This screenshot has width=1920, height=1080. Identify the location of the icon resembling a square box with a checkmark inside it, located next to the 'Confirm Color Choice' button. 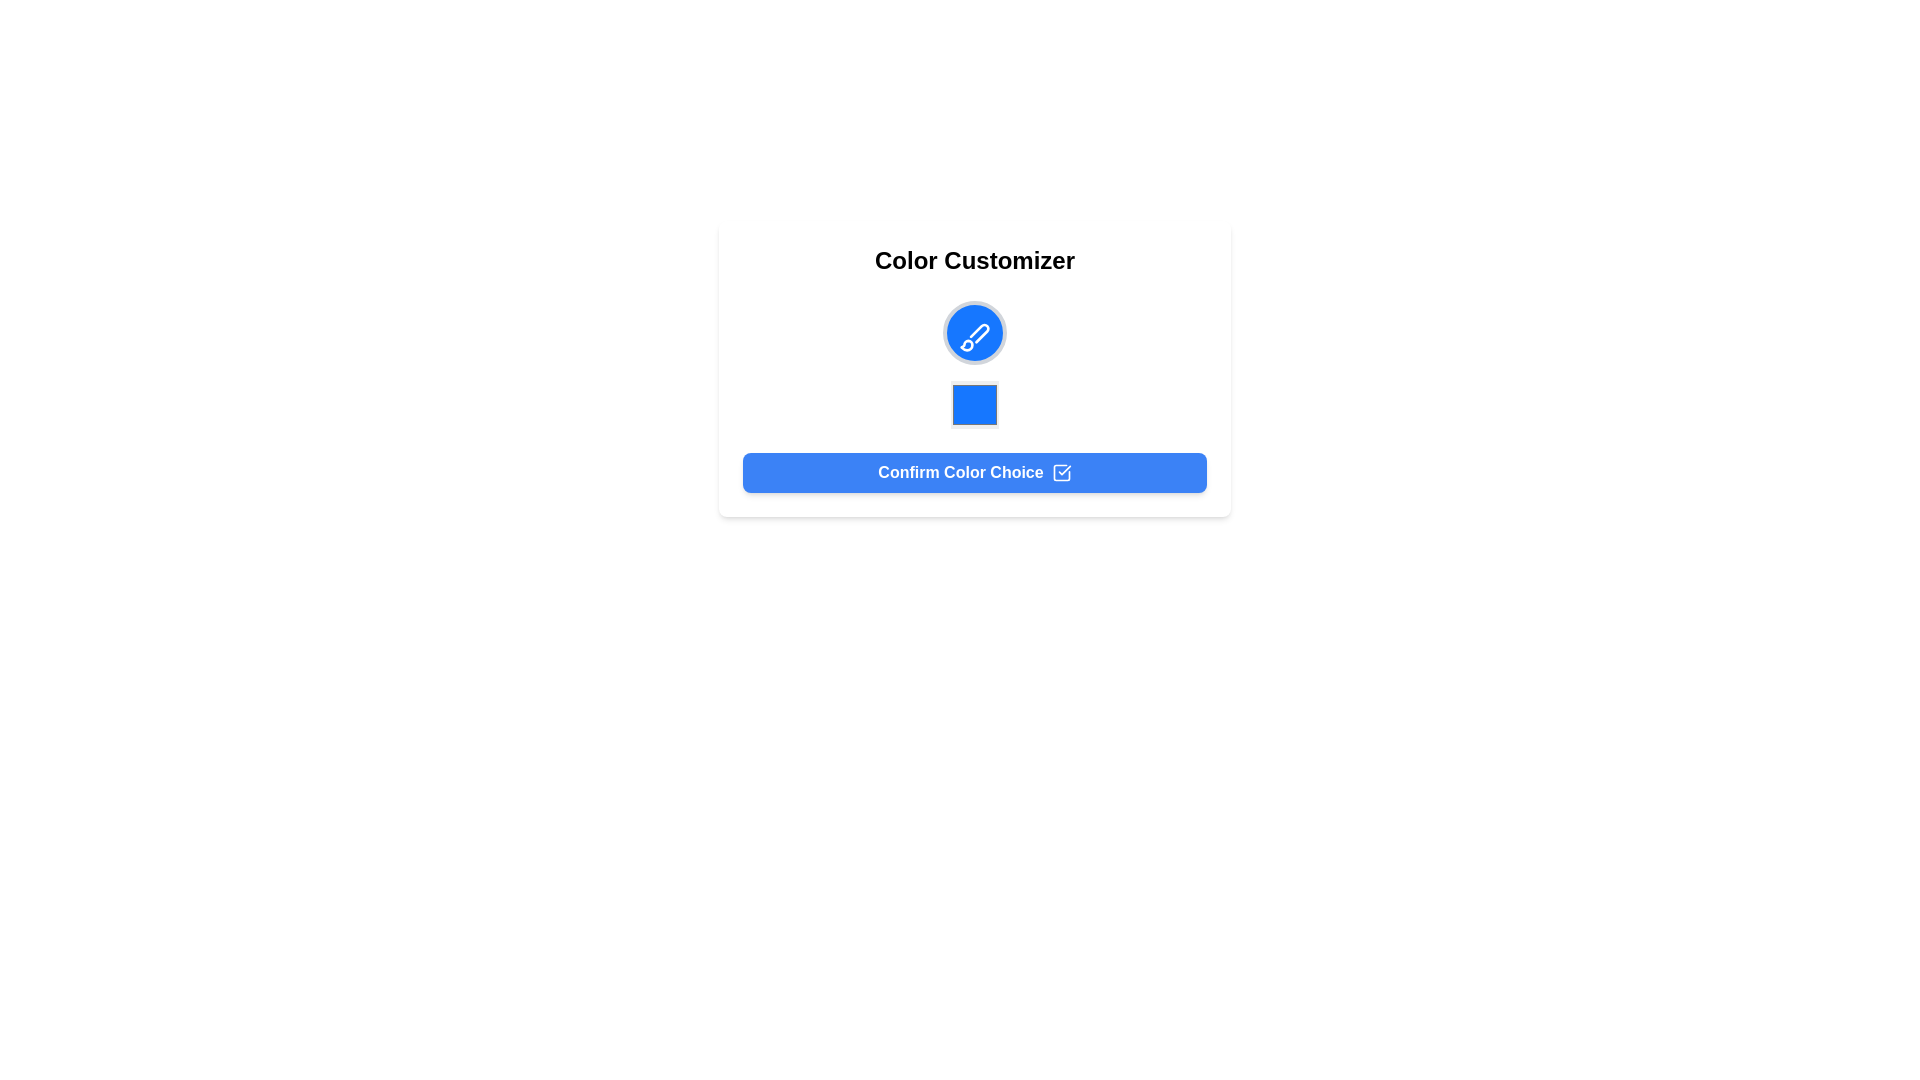
(1060, 473).